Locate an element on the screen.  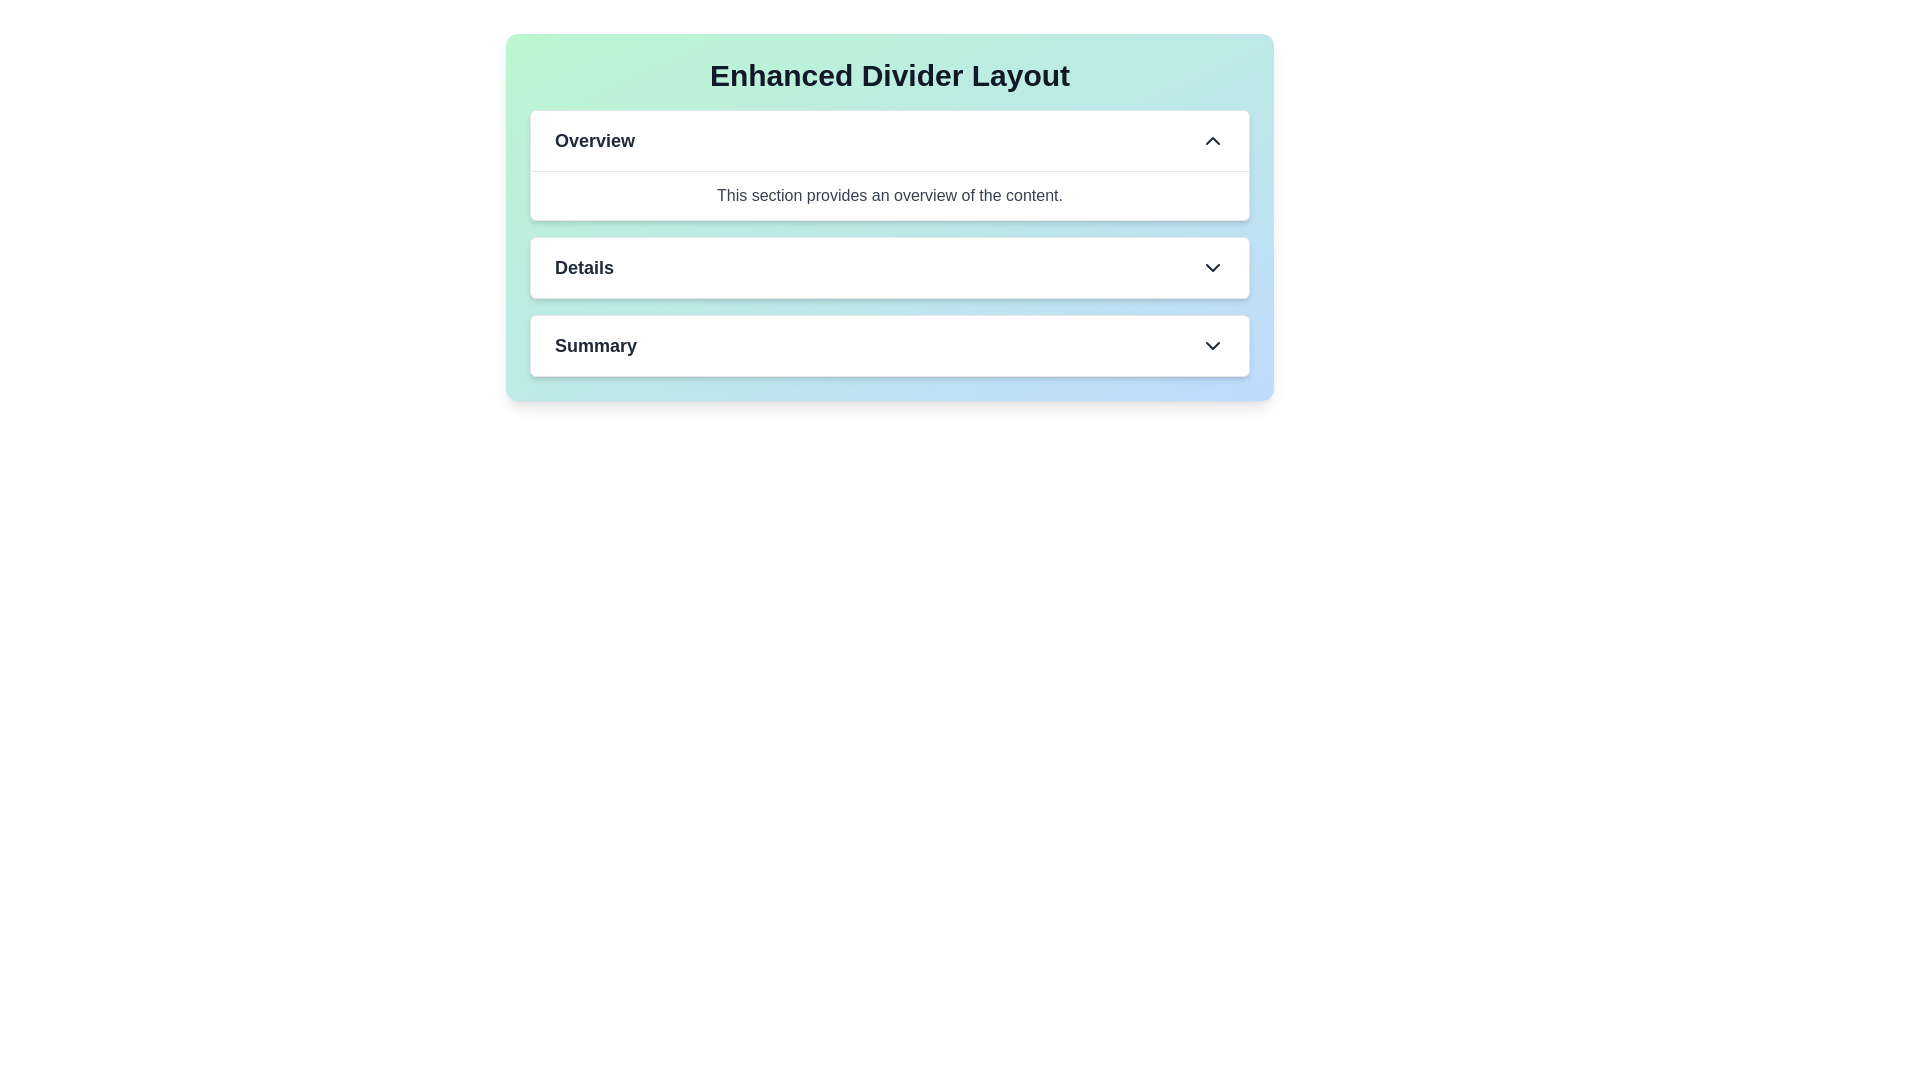
the downwards-facing chevron icon located within the 'Details' section, adjacent to the text on its right side, for potential visual feedback is located at coordinates (1212, 266).